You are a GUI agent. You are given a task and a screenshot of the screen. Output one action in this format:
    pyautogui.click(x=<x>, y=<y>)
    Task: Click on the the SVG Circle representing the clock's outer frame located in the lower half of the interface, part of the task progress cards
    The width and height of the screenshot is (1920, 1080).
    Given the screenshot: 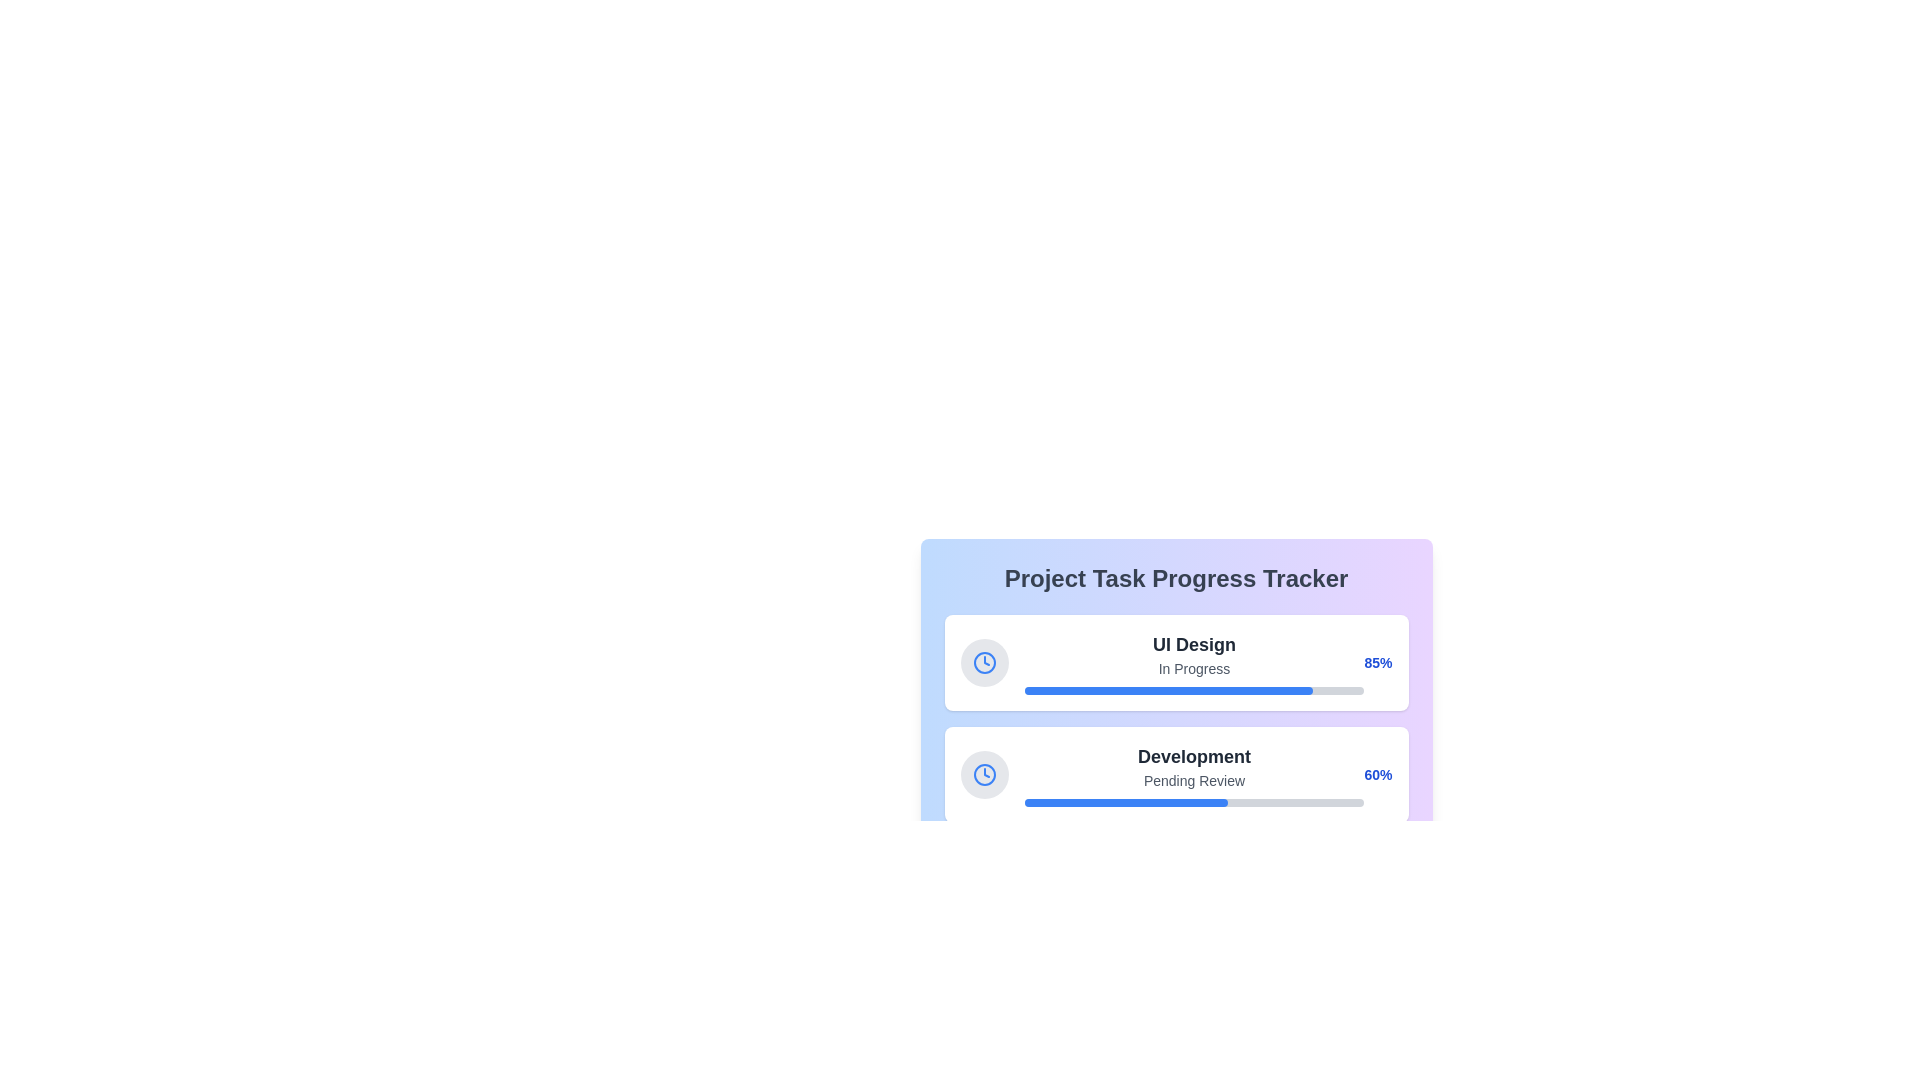 What is the action you would take?
    pyautogui.click(x=984, y=663)
    